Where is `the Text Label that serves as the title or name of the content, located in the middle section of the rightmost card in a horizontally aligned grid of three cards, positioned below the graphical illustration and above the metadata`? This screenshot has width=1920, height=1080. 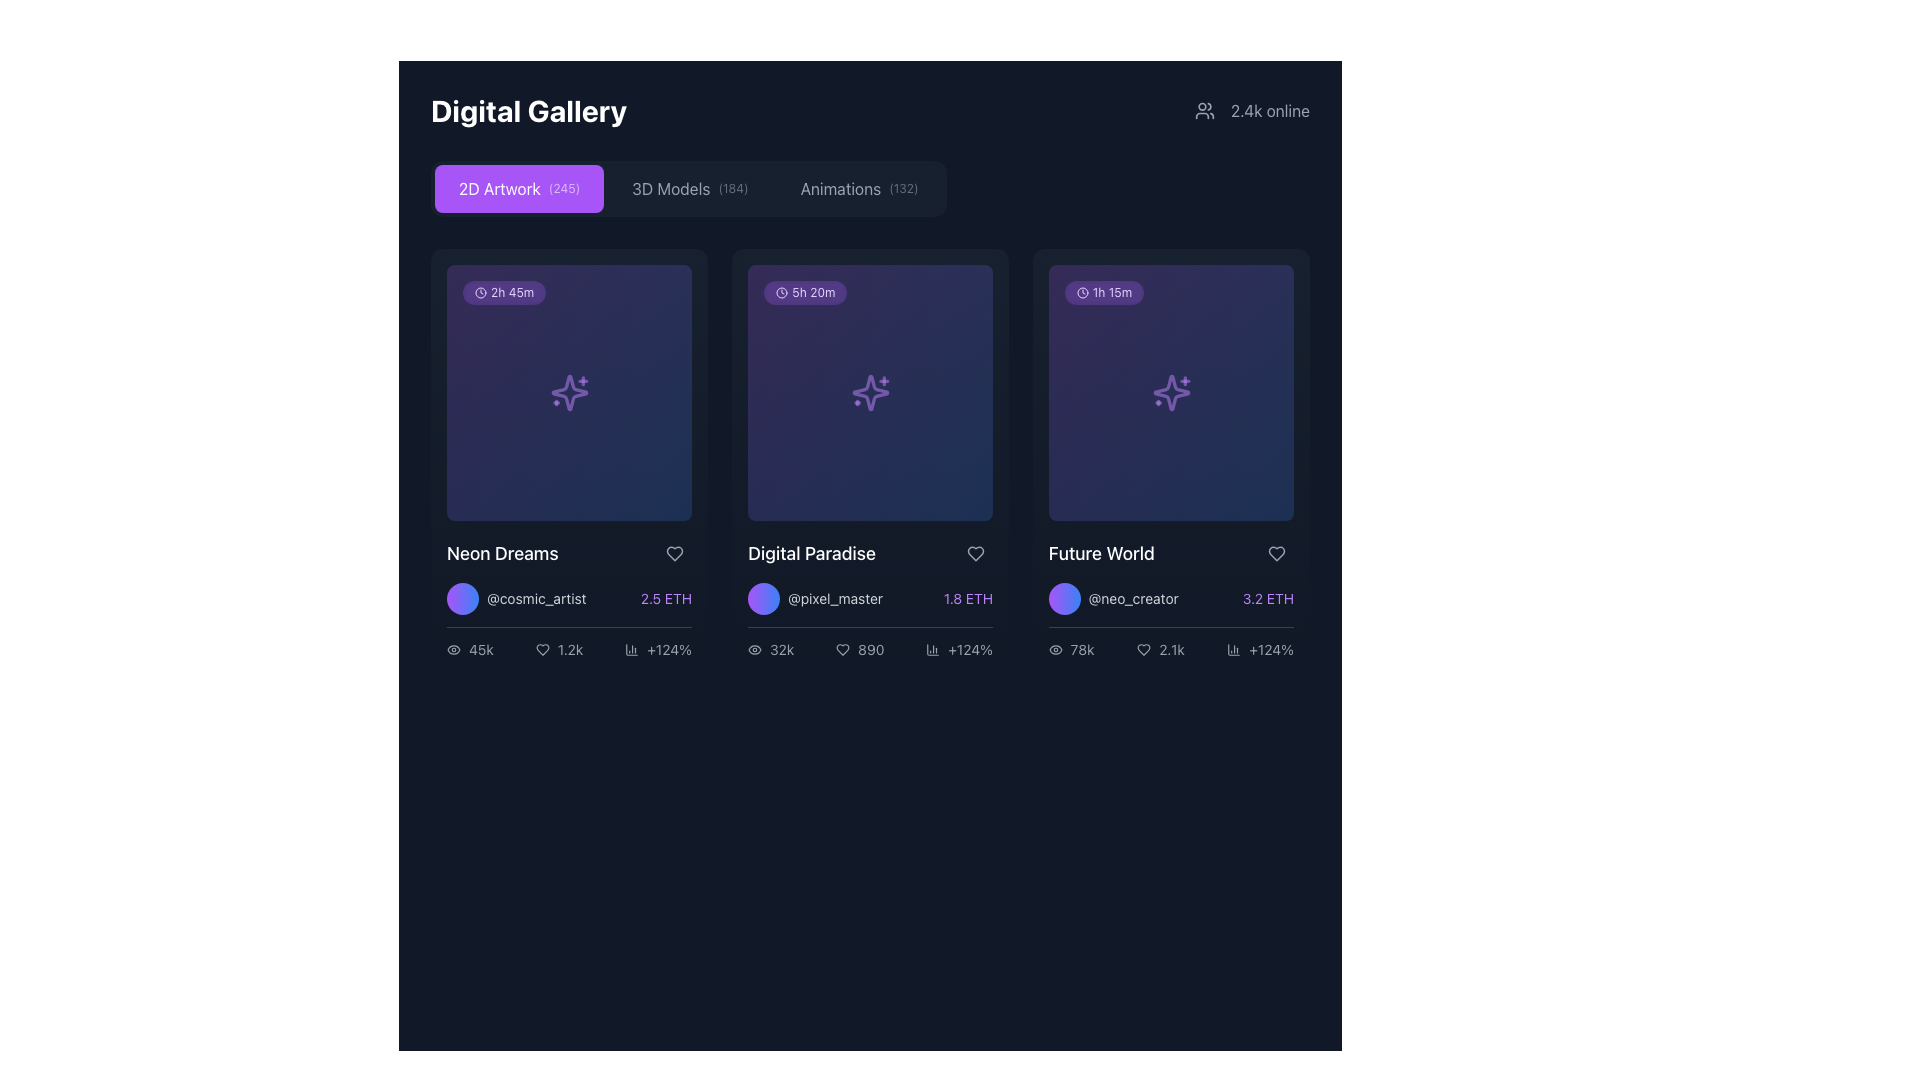 the Text Label that serves as the title or name of the content, located in the middle section of the rightmost card in a horizontally aligned grid of three cards, positioned below the graphical illustration and above the metadata is located at coordinates (1101, 554).